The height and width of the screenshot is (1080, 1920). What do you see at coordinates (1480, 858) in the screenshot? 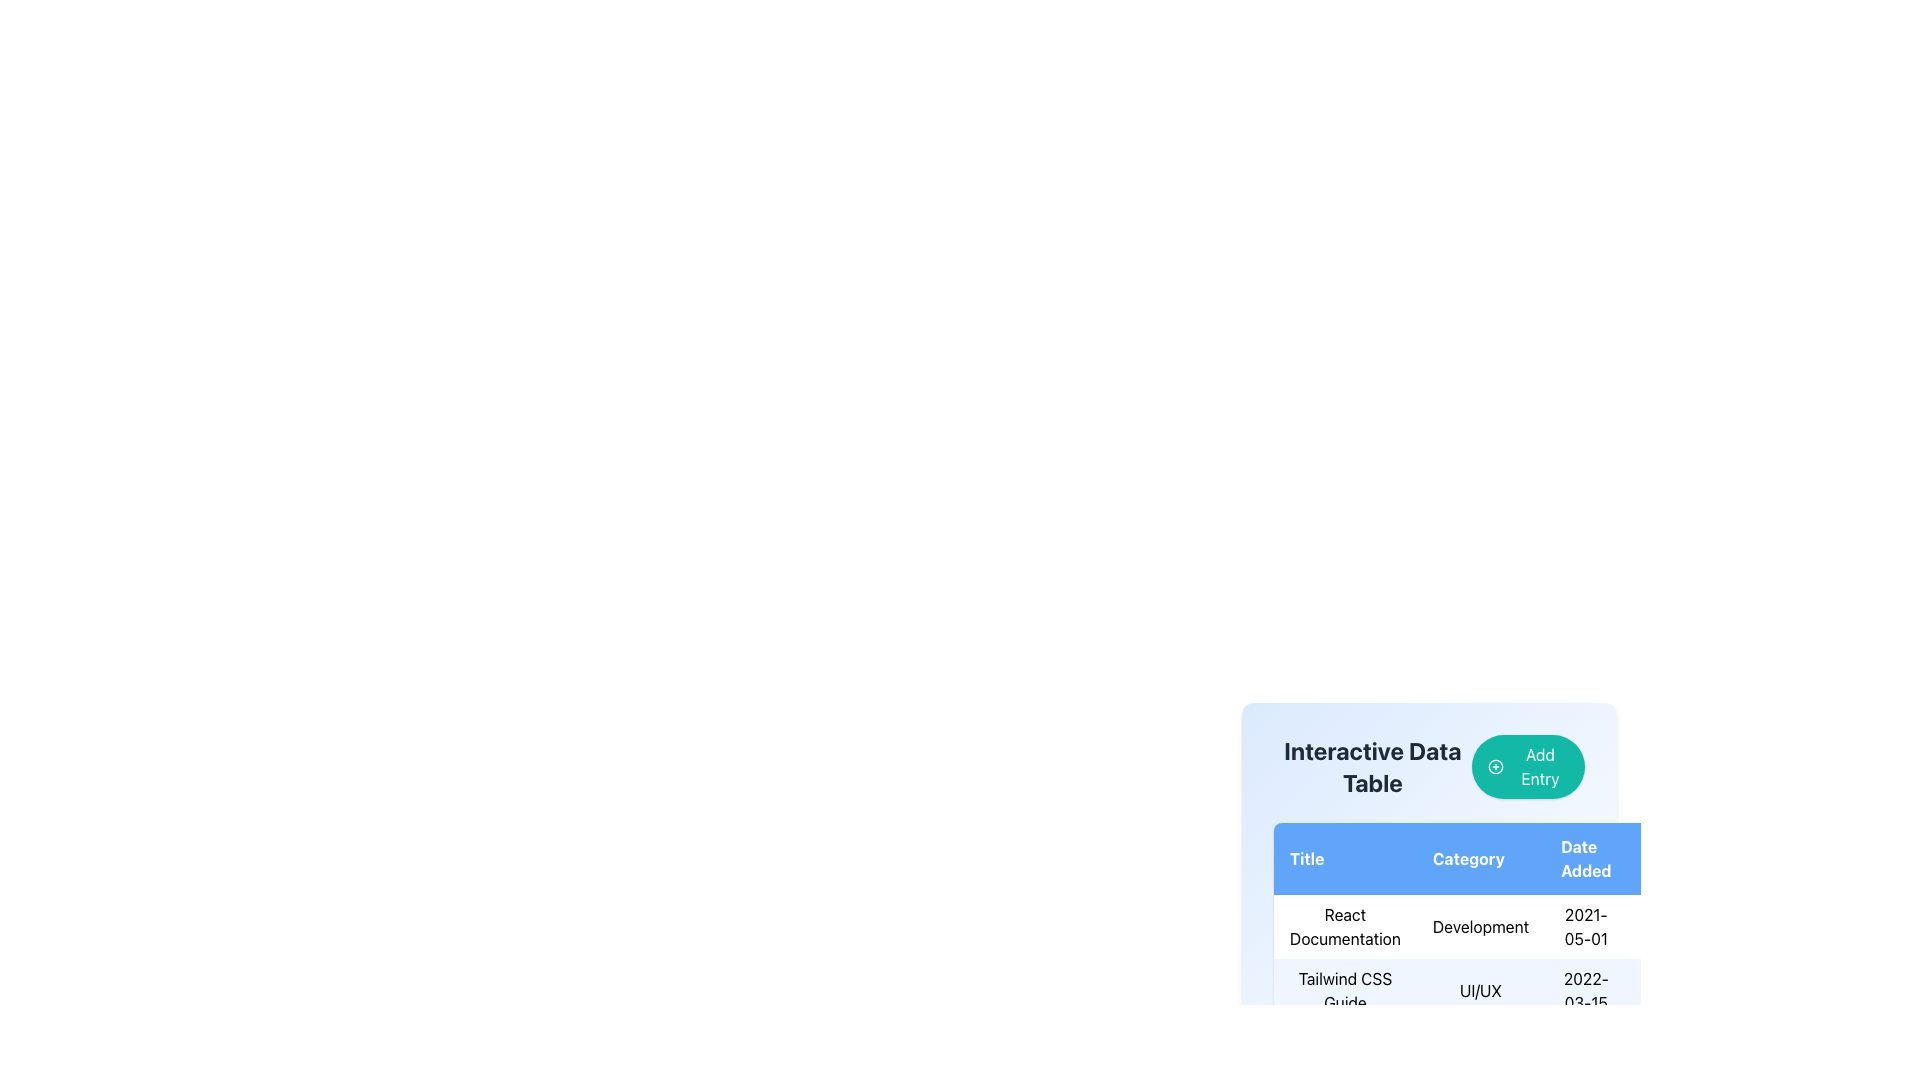
I see `the 'Category' text label, which is styled with white text on a light blue background and located in the second column header of a table, between 'Title' and 'Date Added'` at bounding box center [1480, 858].